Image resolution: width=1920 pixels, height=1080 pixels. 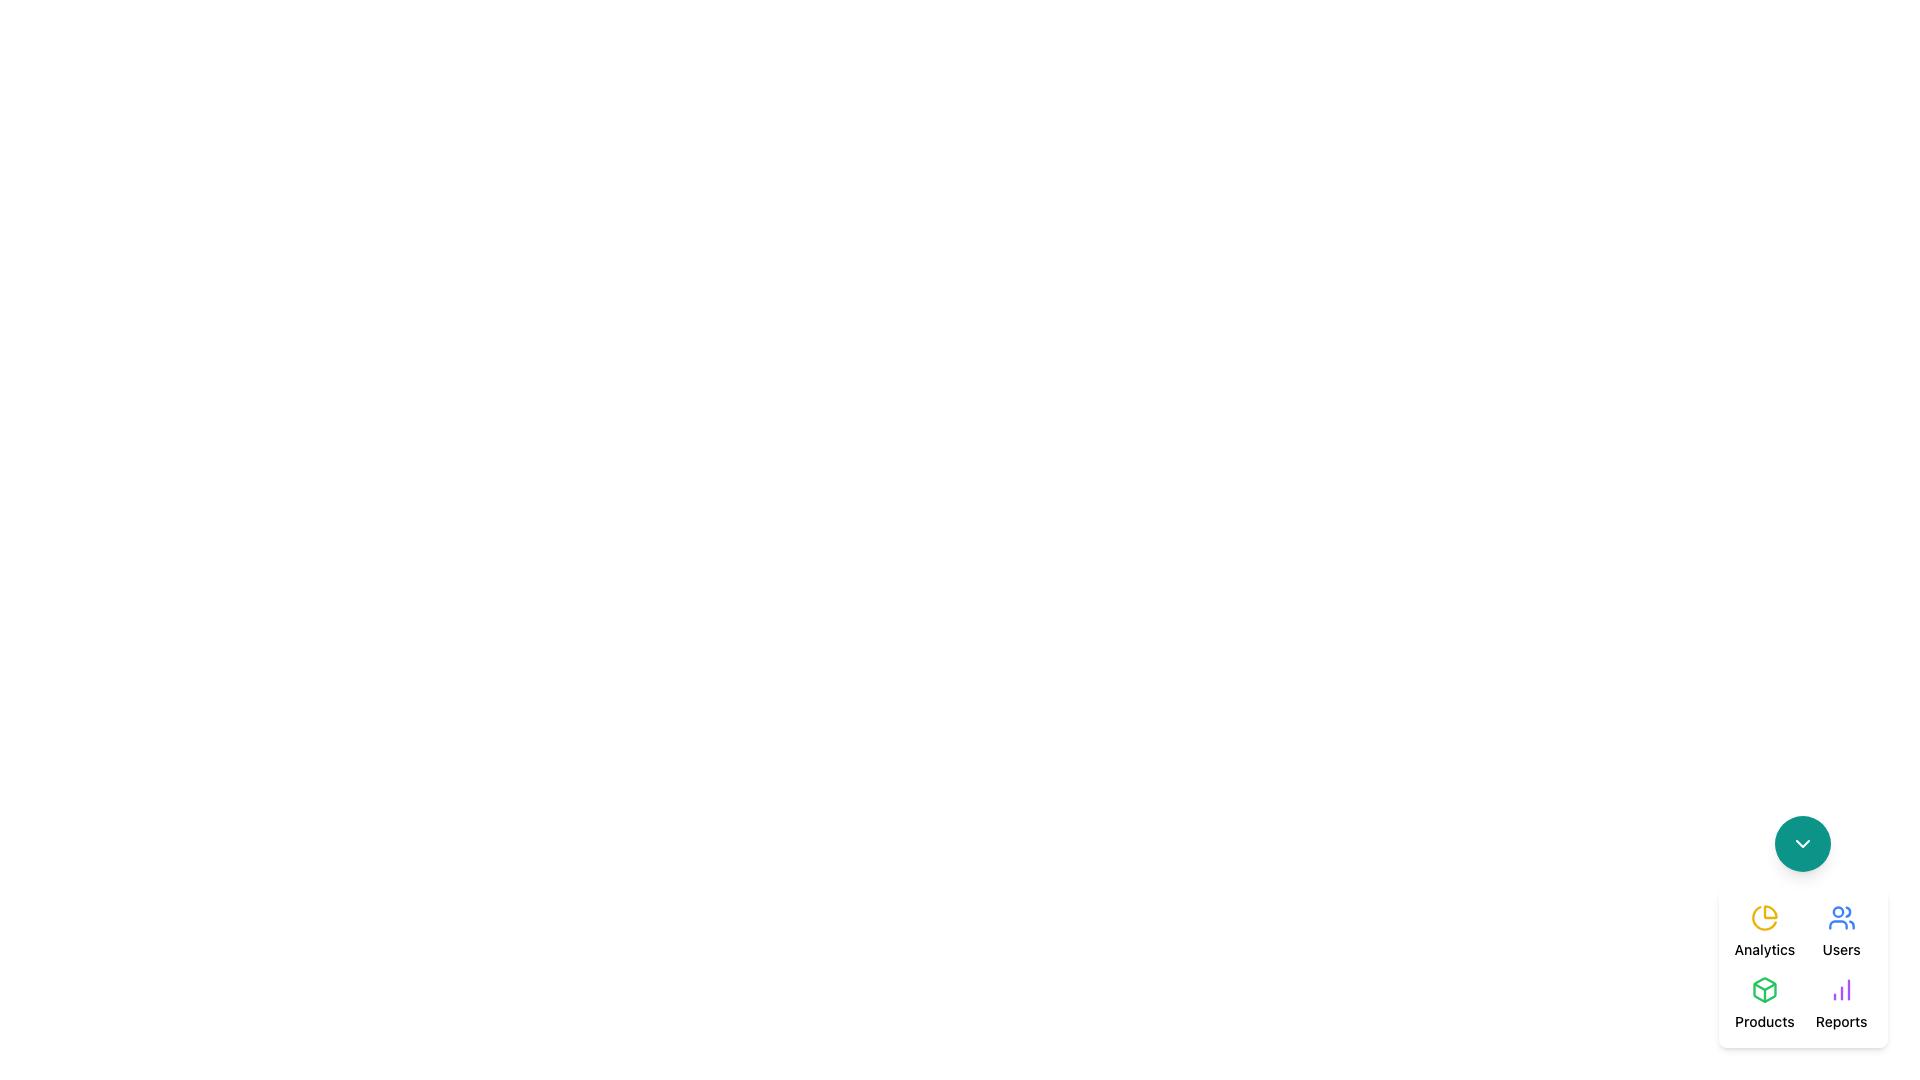 I want to click on the button located at the bottom-right corner of the application interface, so click(x=1803, y=844).